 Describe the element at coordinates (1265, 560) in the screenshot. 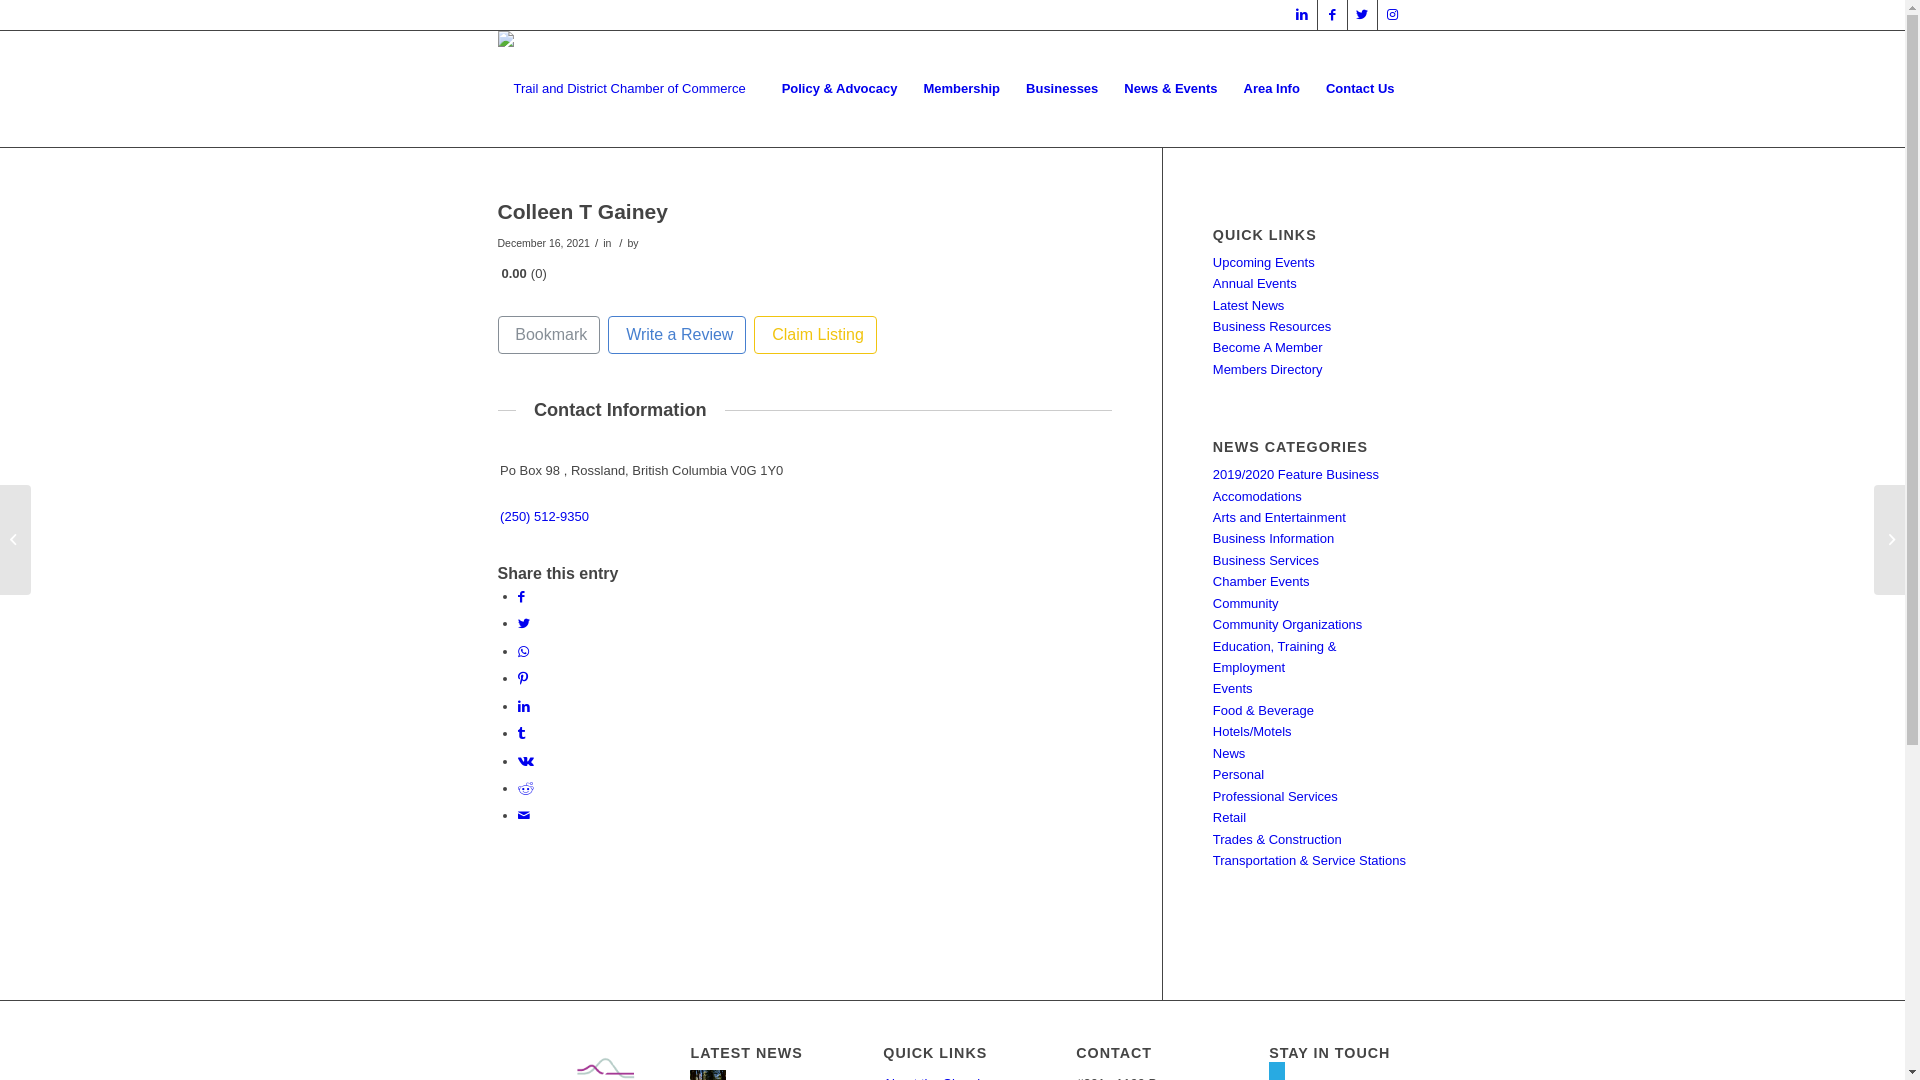

I see `'Business Services'` at that location.